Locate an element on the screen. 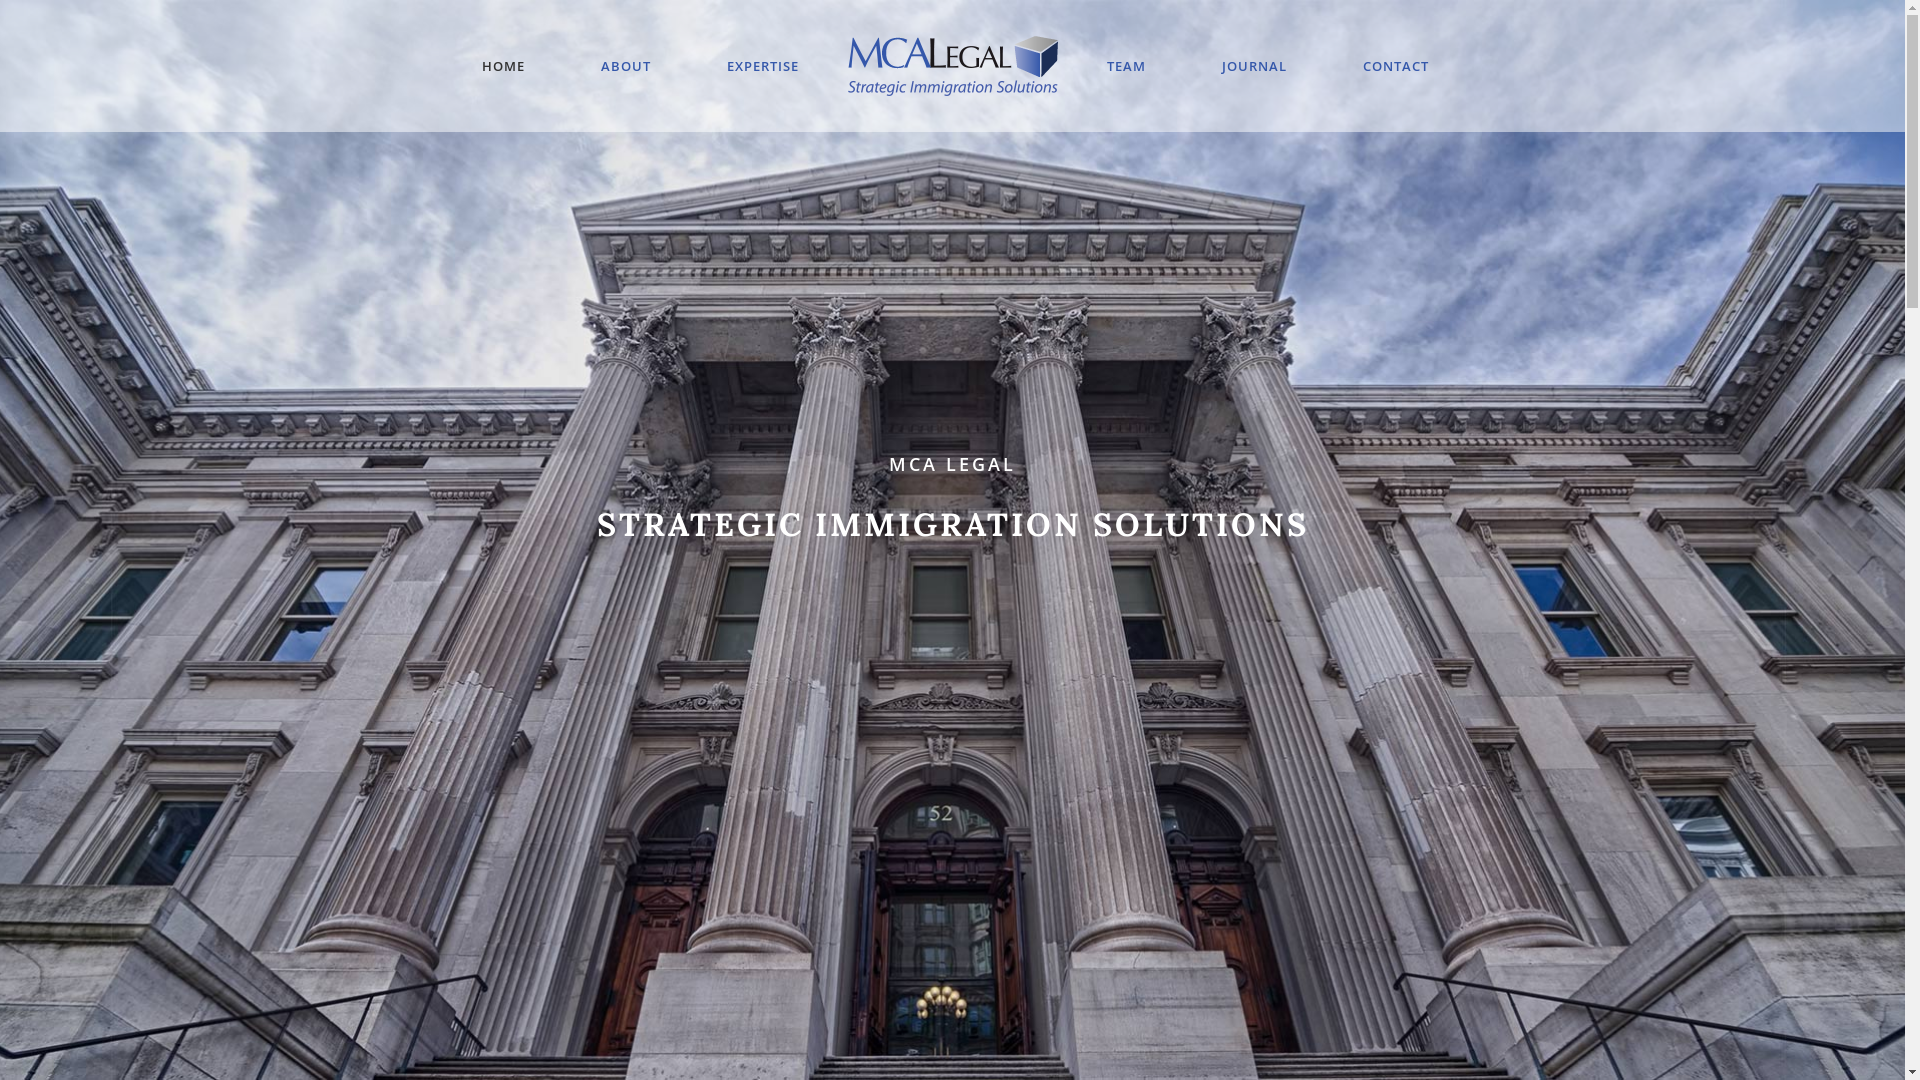 This screenshot has height=1080, width=1920. 'HOME' is located at coordinates (503, 64).